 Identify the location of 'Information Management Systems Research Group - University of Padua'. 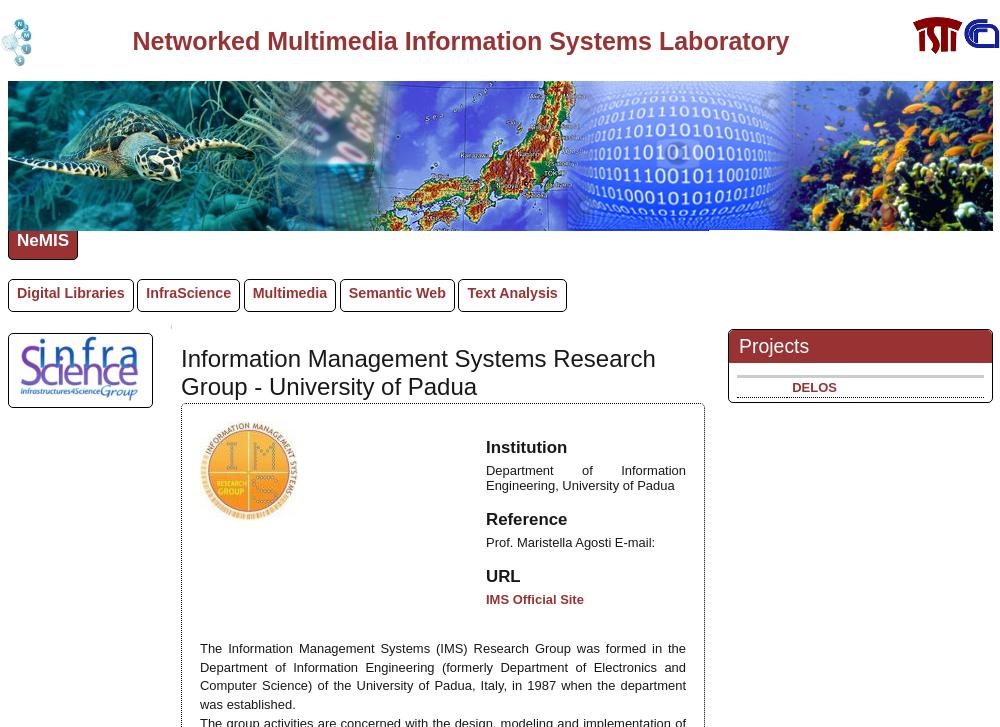
(418, 371).